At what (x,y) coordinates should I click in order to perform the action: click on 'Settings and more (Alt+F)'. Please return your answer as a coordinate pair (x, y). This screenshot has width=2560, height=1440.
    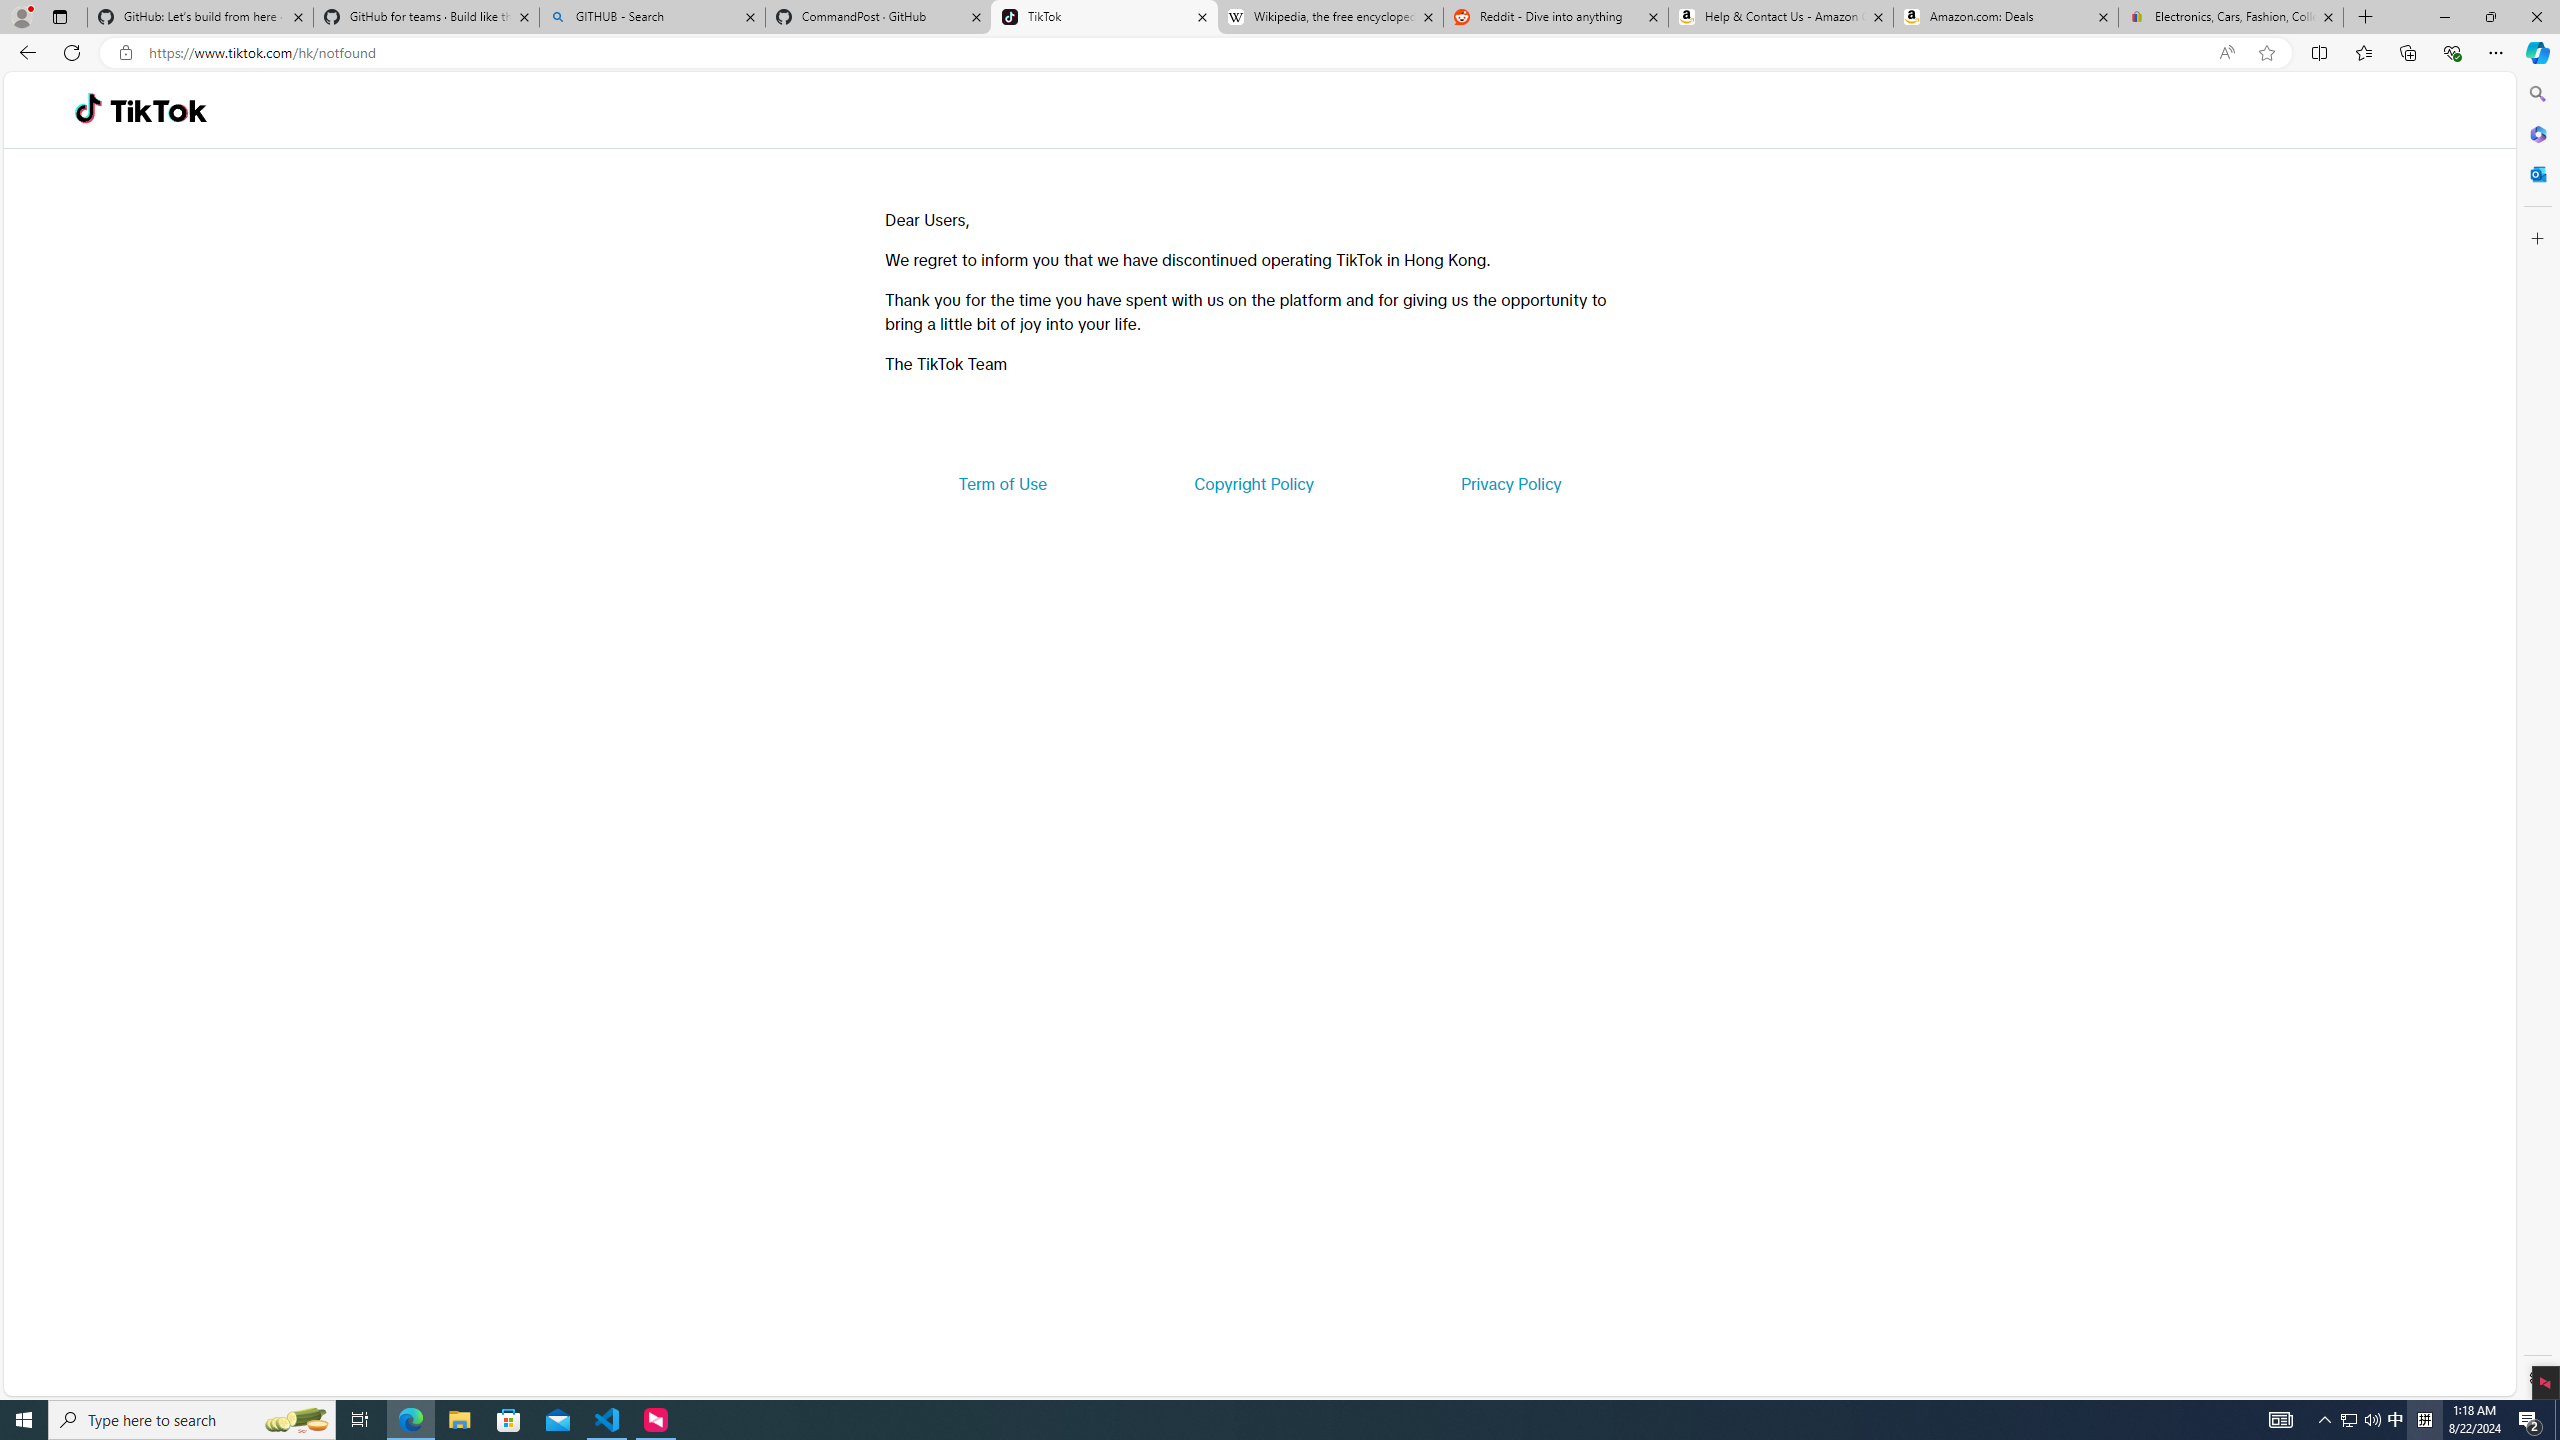
    Looking at the image, I should click on (2495, 51).